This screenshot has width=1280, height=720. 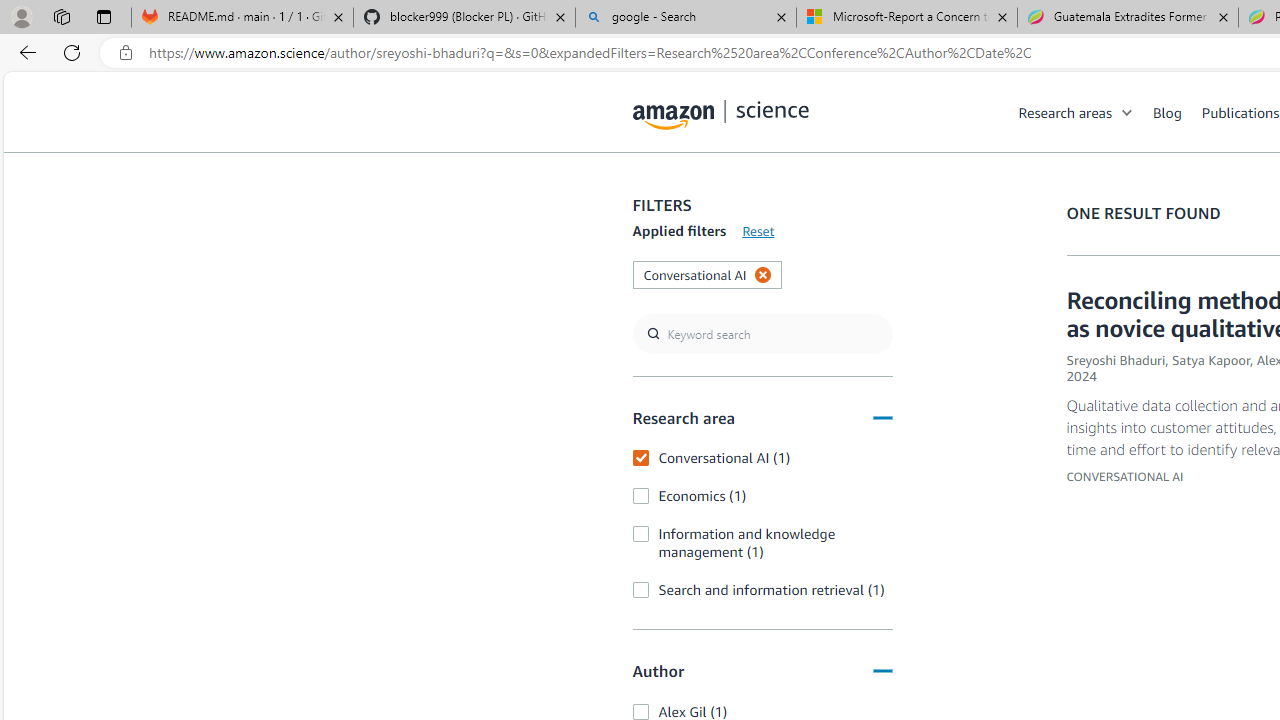 I want to click on 'Blog', so click(x=1177, y=111).